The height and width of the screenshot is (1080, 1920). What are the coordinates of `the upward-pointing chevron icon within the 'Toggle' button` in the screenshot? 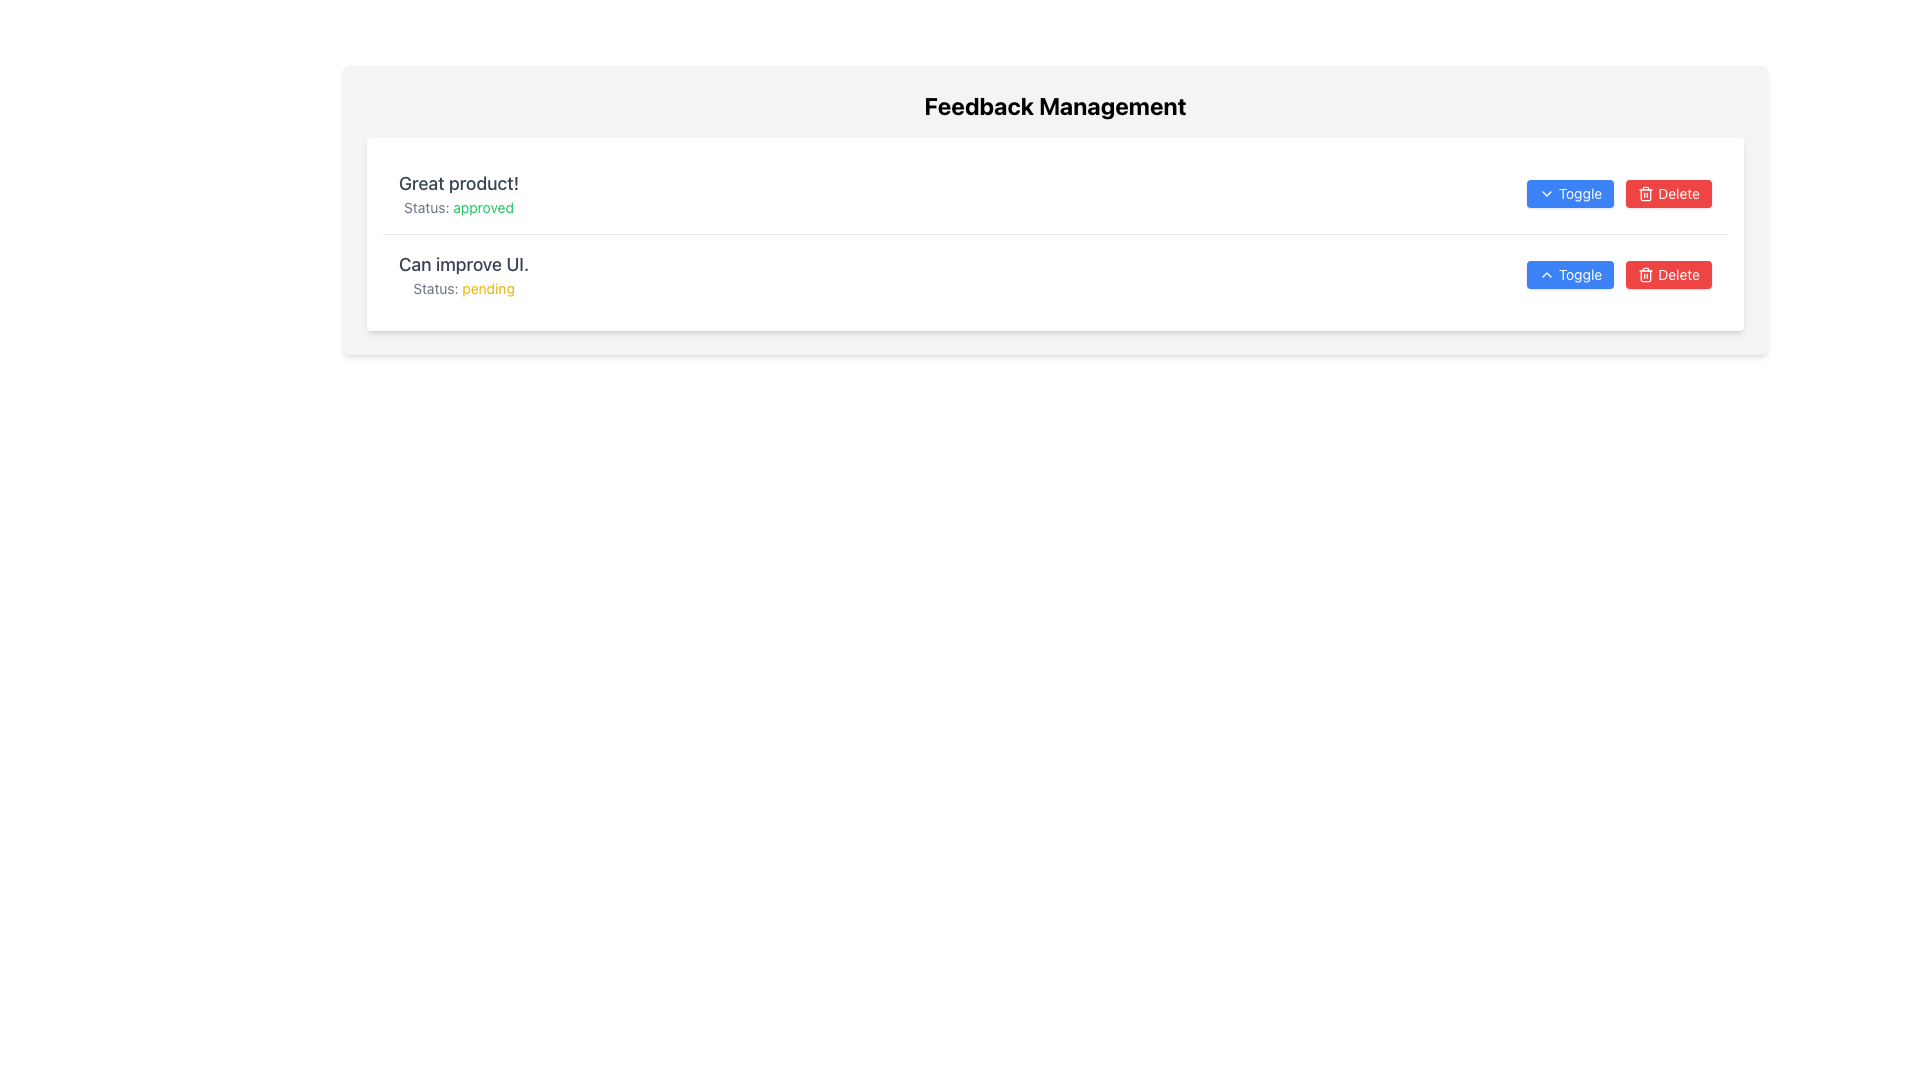 It's located at (1545, 274).